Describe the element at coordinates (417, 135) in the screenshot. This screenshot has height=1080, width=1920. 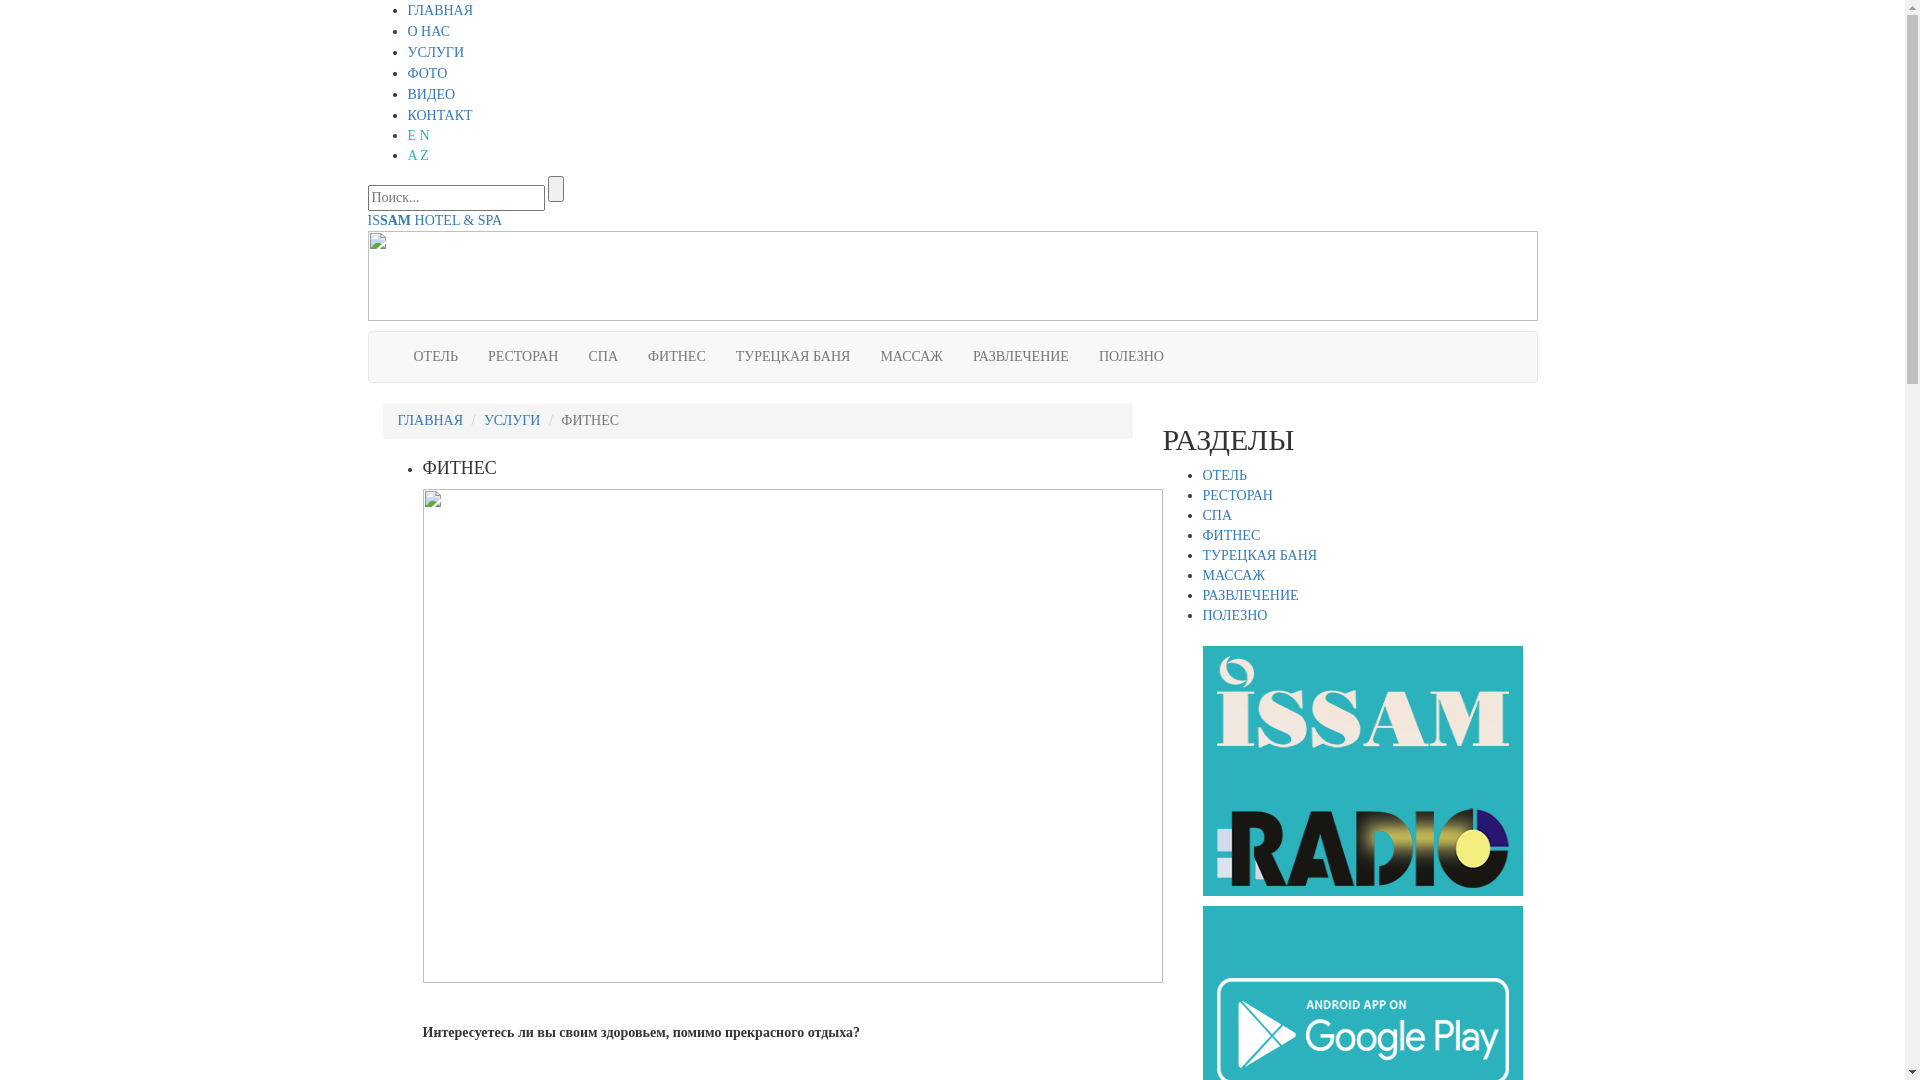
I see `'E N'` at that location.